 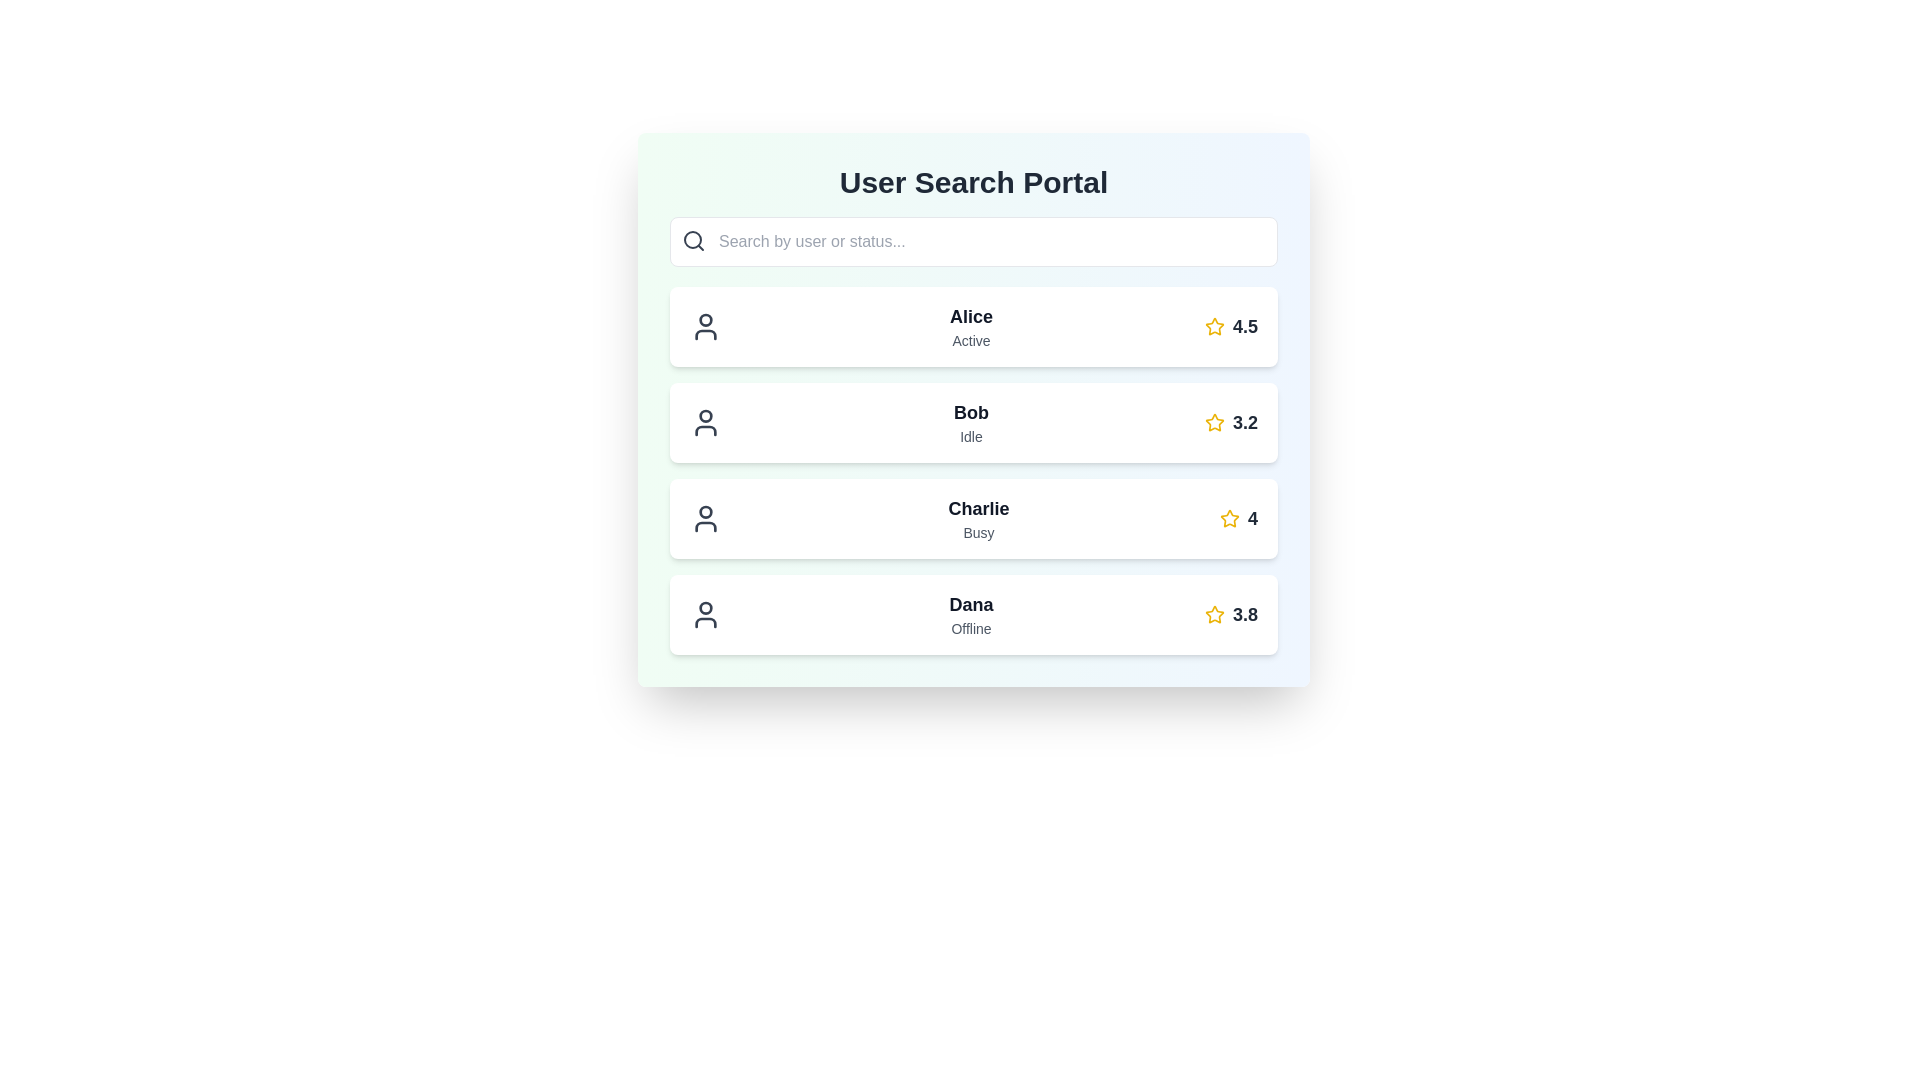 What do you see at coordinates (705, 430) in the screenshot?
I see `the shoulders graphic element of the user icon, which is styled as a semi-circle and is positioned beside the text 'Bob Idle' in the user status list` at bounding box center [705, 430].